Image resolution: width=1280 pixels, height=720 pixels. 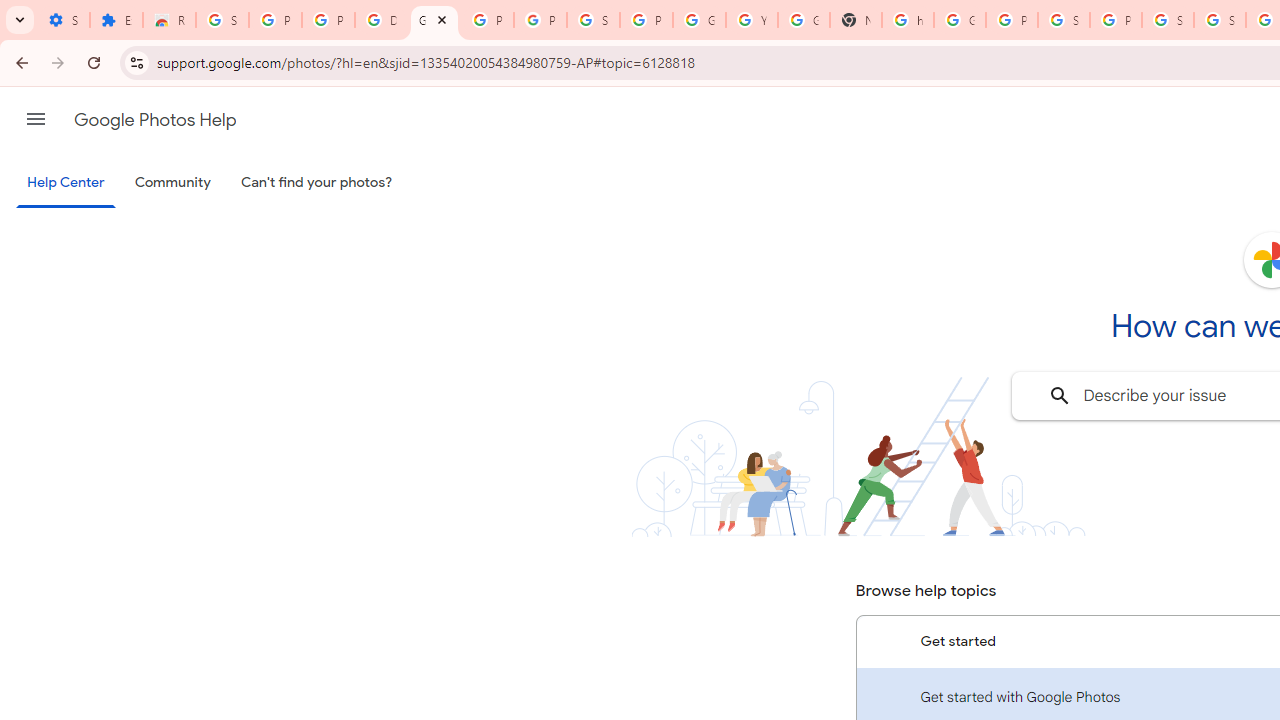 I want to click on 'Reviews: Helix Fruit Jump Arcade Game', so click(x=169, y=20).